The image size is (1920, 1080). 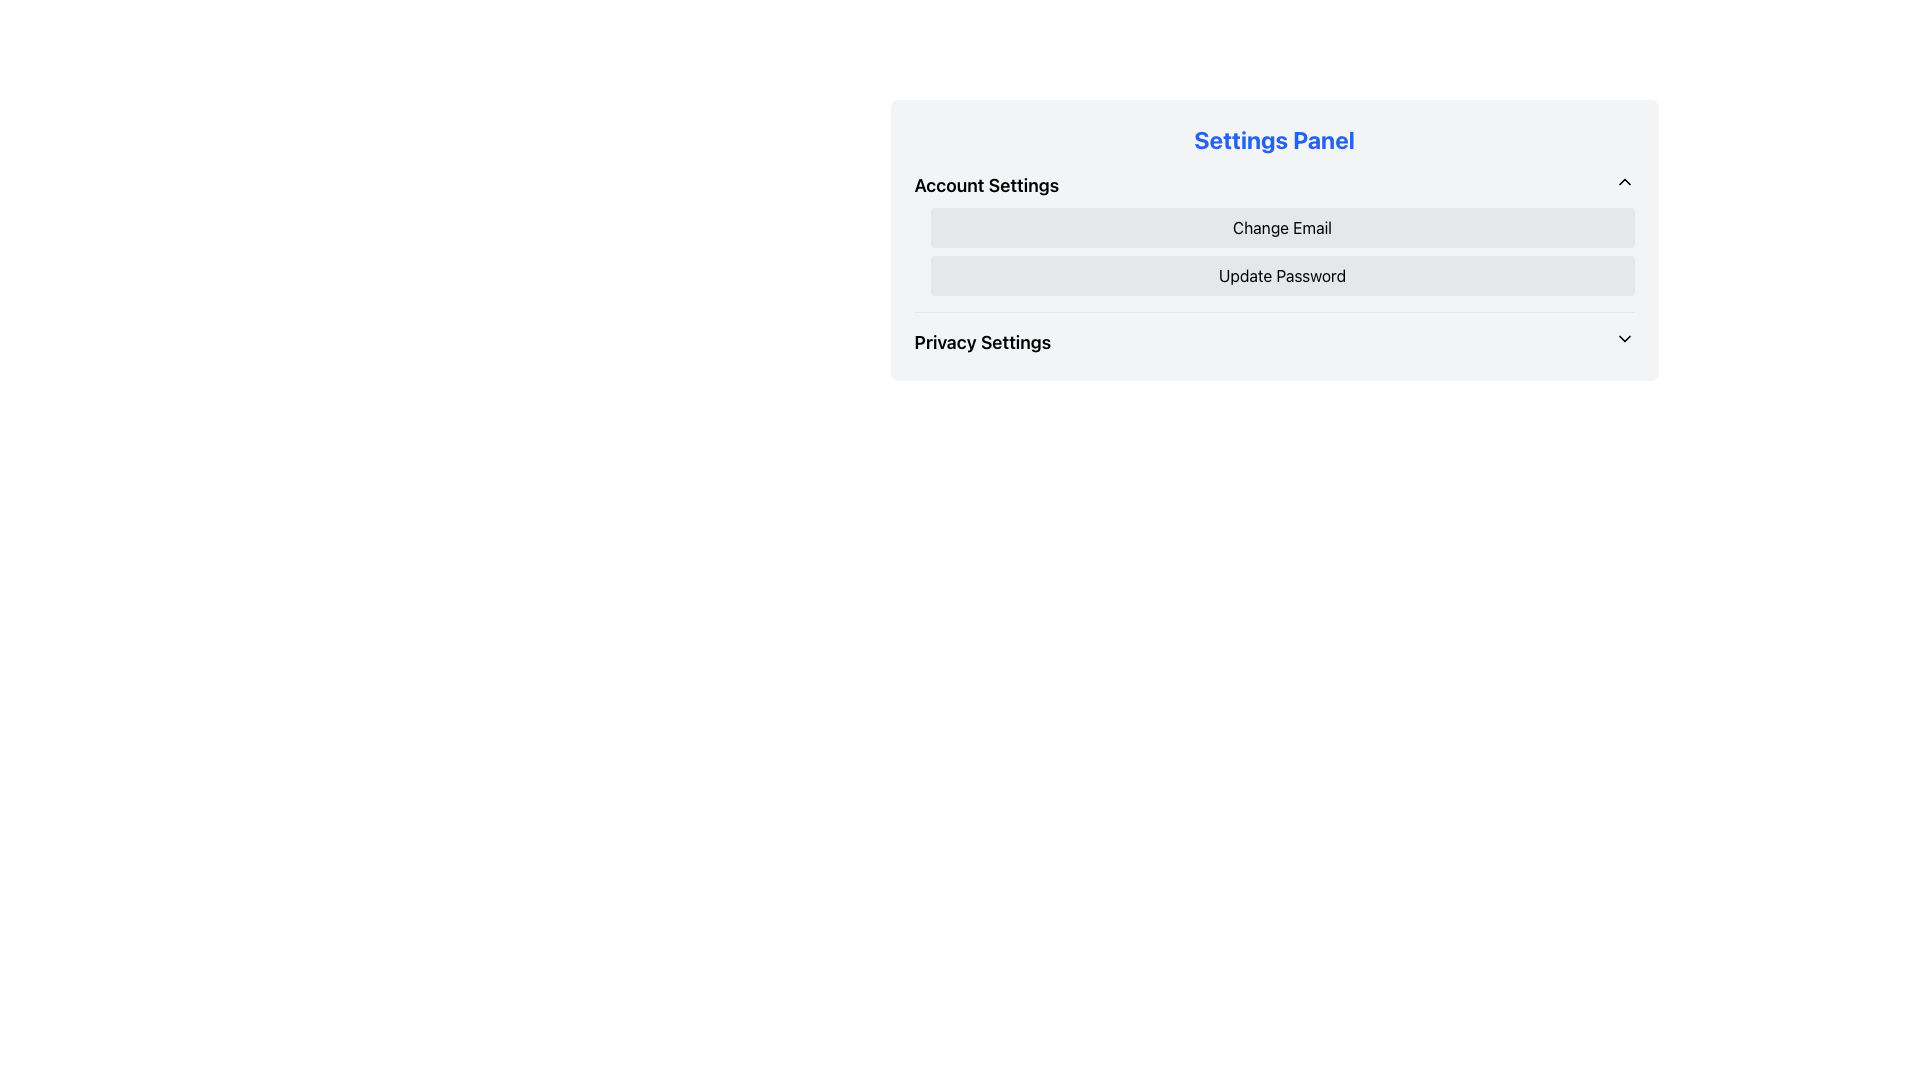 I want to click on the Chevron icon at the far-right end of the 'Privacy Settings' row, so click(x=1624, y=338).